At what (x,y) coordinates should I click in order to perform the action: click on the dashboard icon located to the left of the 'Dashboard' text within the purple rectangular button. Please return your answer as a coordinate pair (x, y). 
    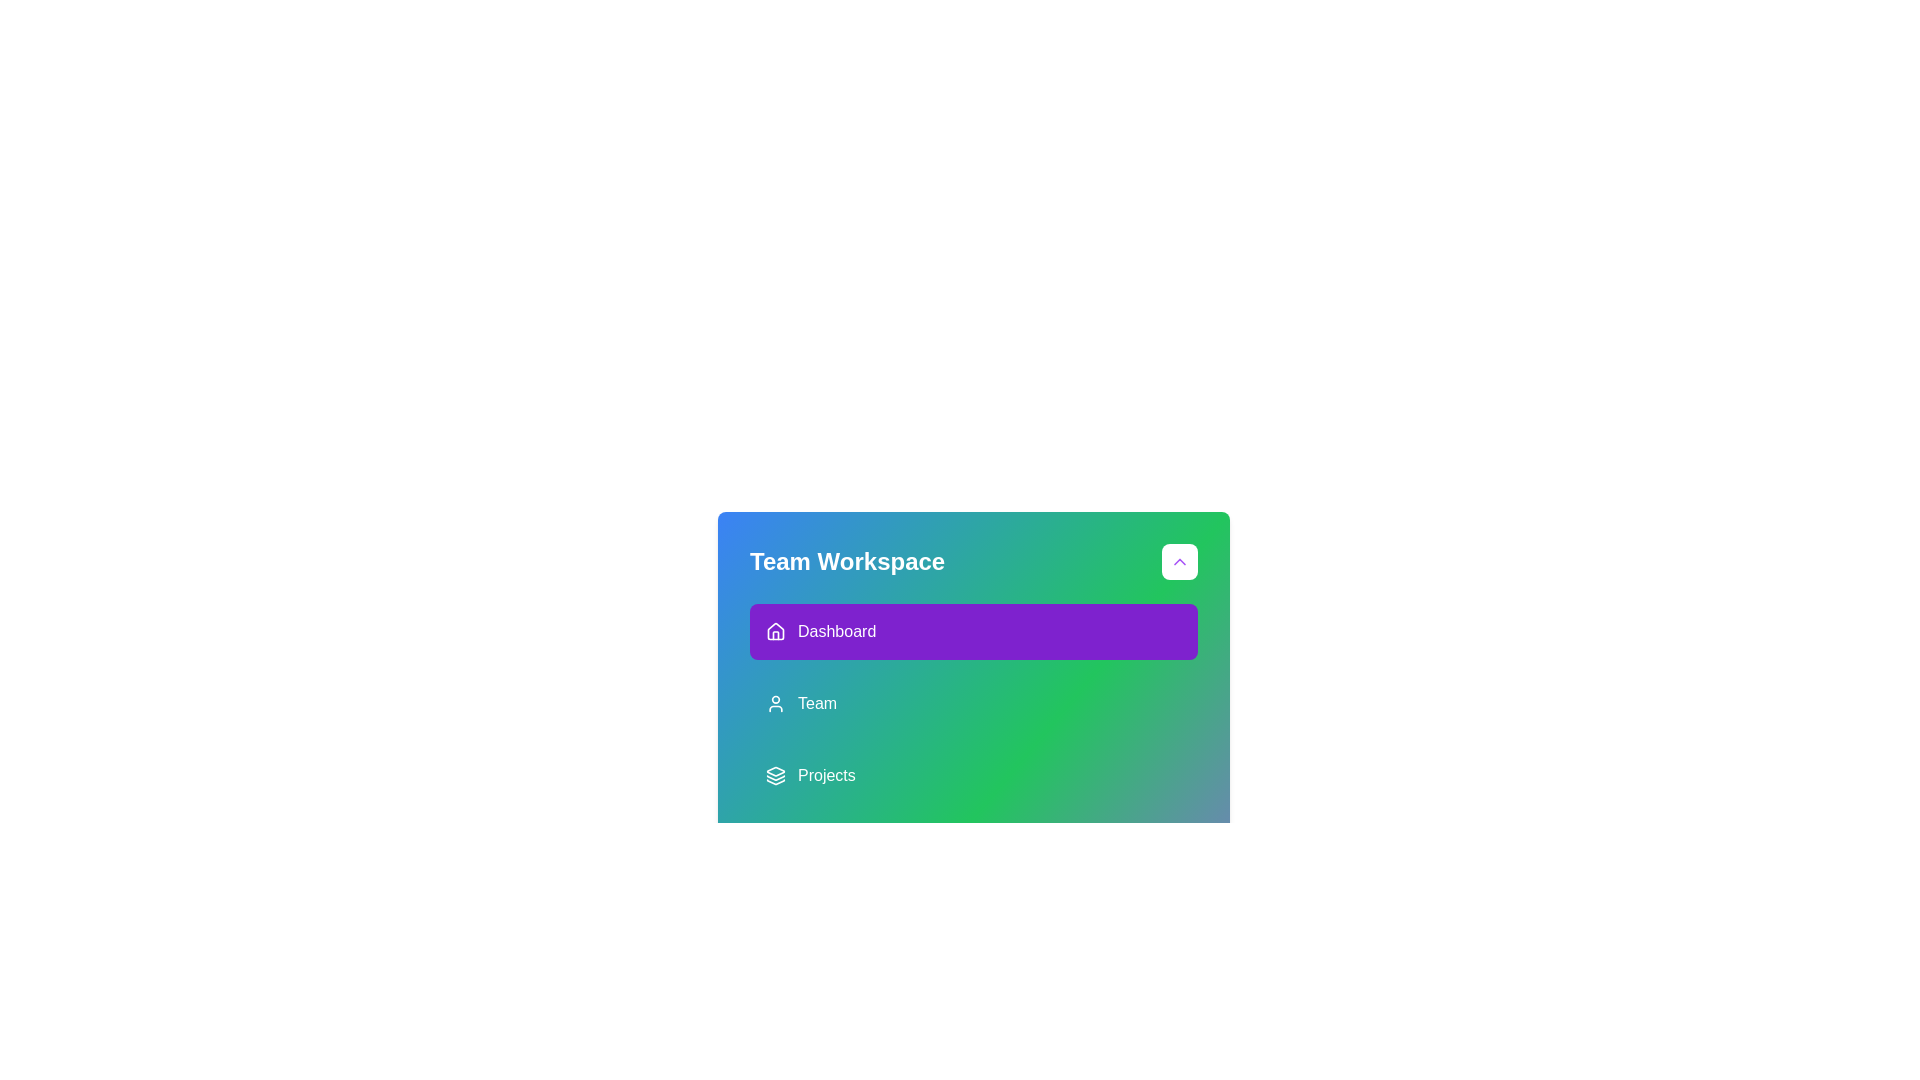
    Looking at the image, I should click on (775, 632).